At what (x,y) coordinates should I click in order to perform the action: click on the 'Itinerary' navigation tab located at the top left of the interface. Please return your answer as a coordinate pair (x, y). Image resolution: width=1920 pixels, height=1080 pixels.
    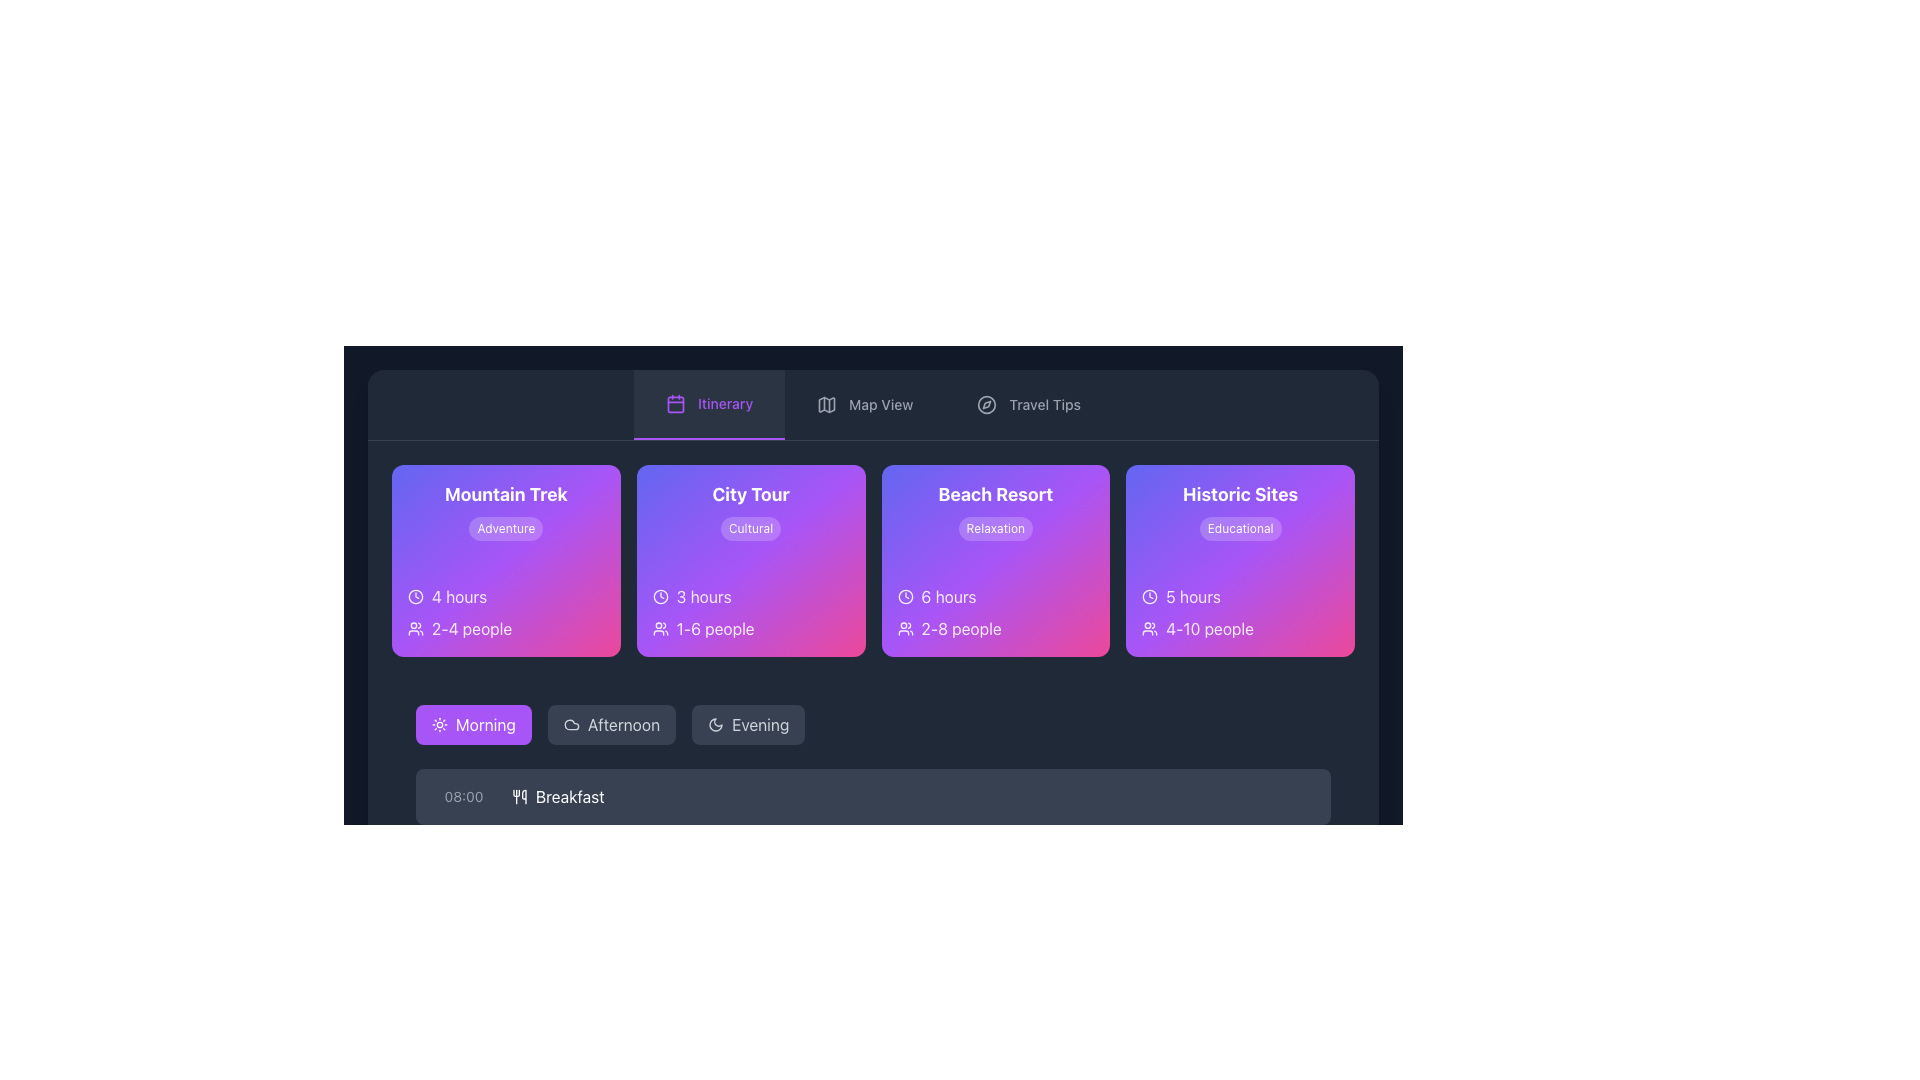
    Looking at the image, I should click on (709, 405).